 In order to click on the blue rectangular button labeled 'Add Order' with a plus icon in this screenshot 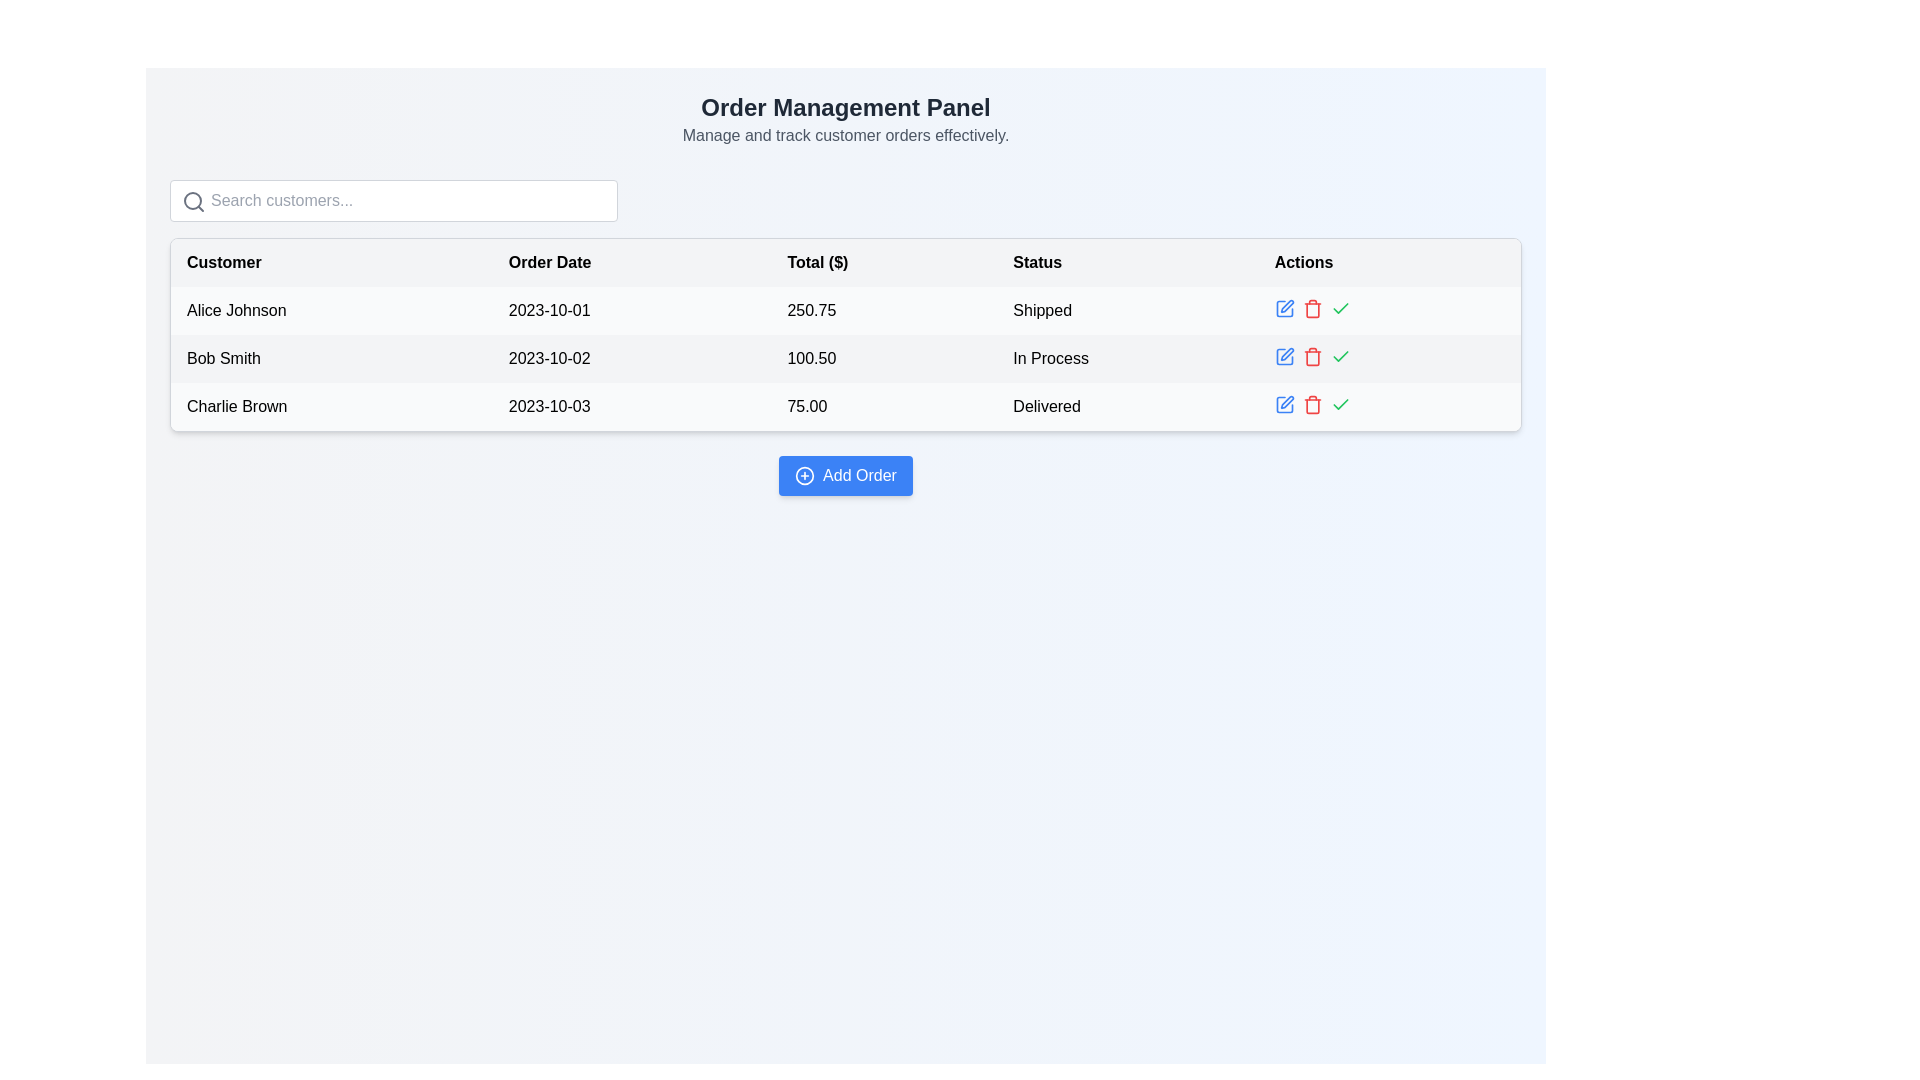, I will do `click(845, 475)`.